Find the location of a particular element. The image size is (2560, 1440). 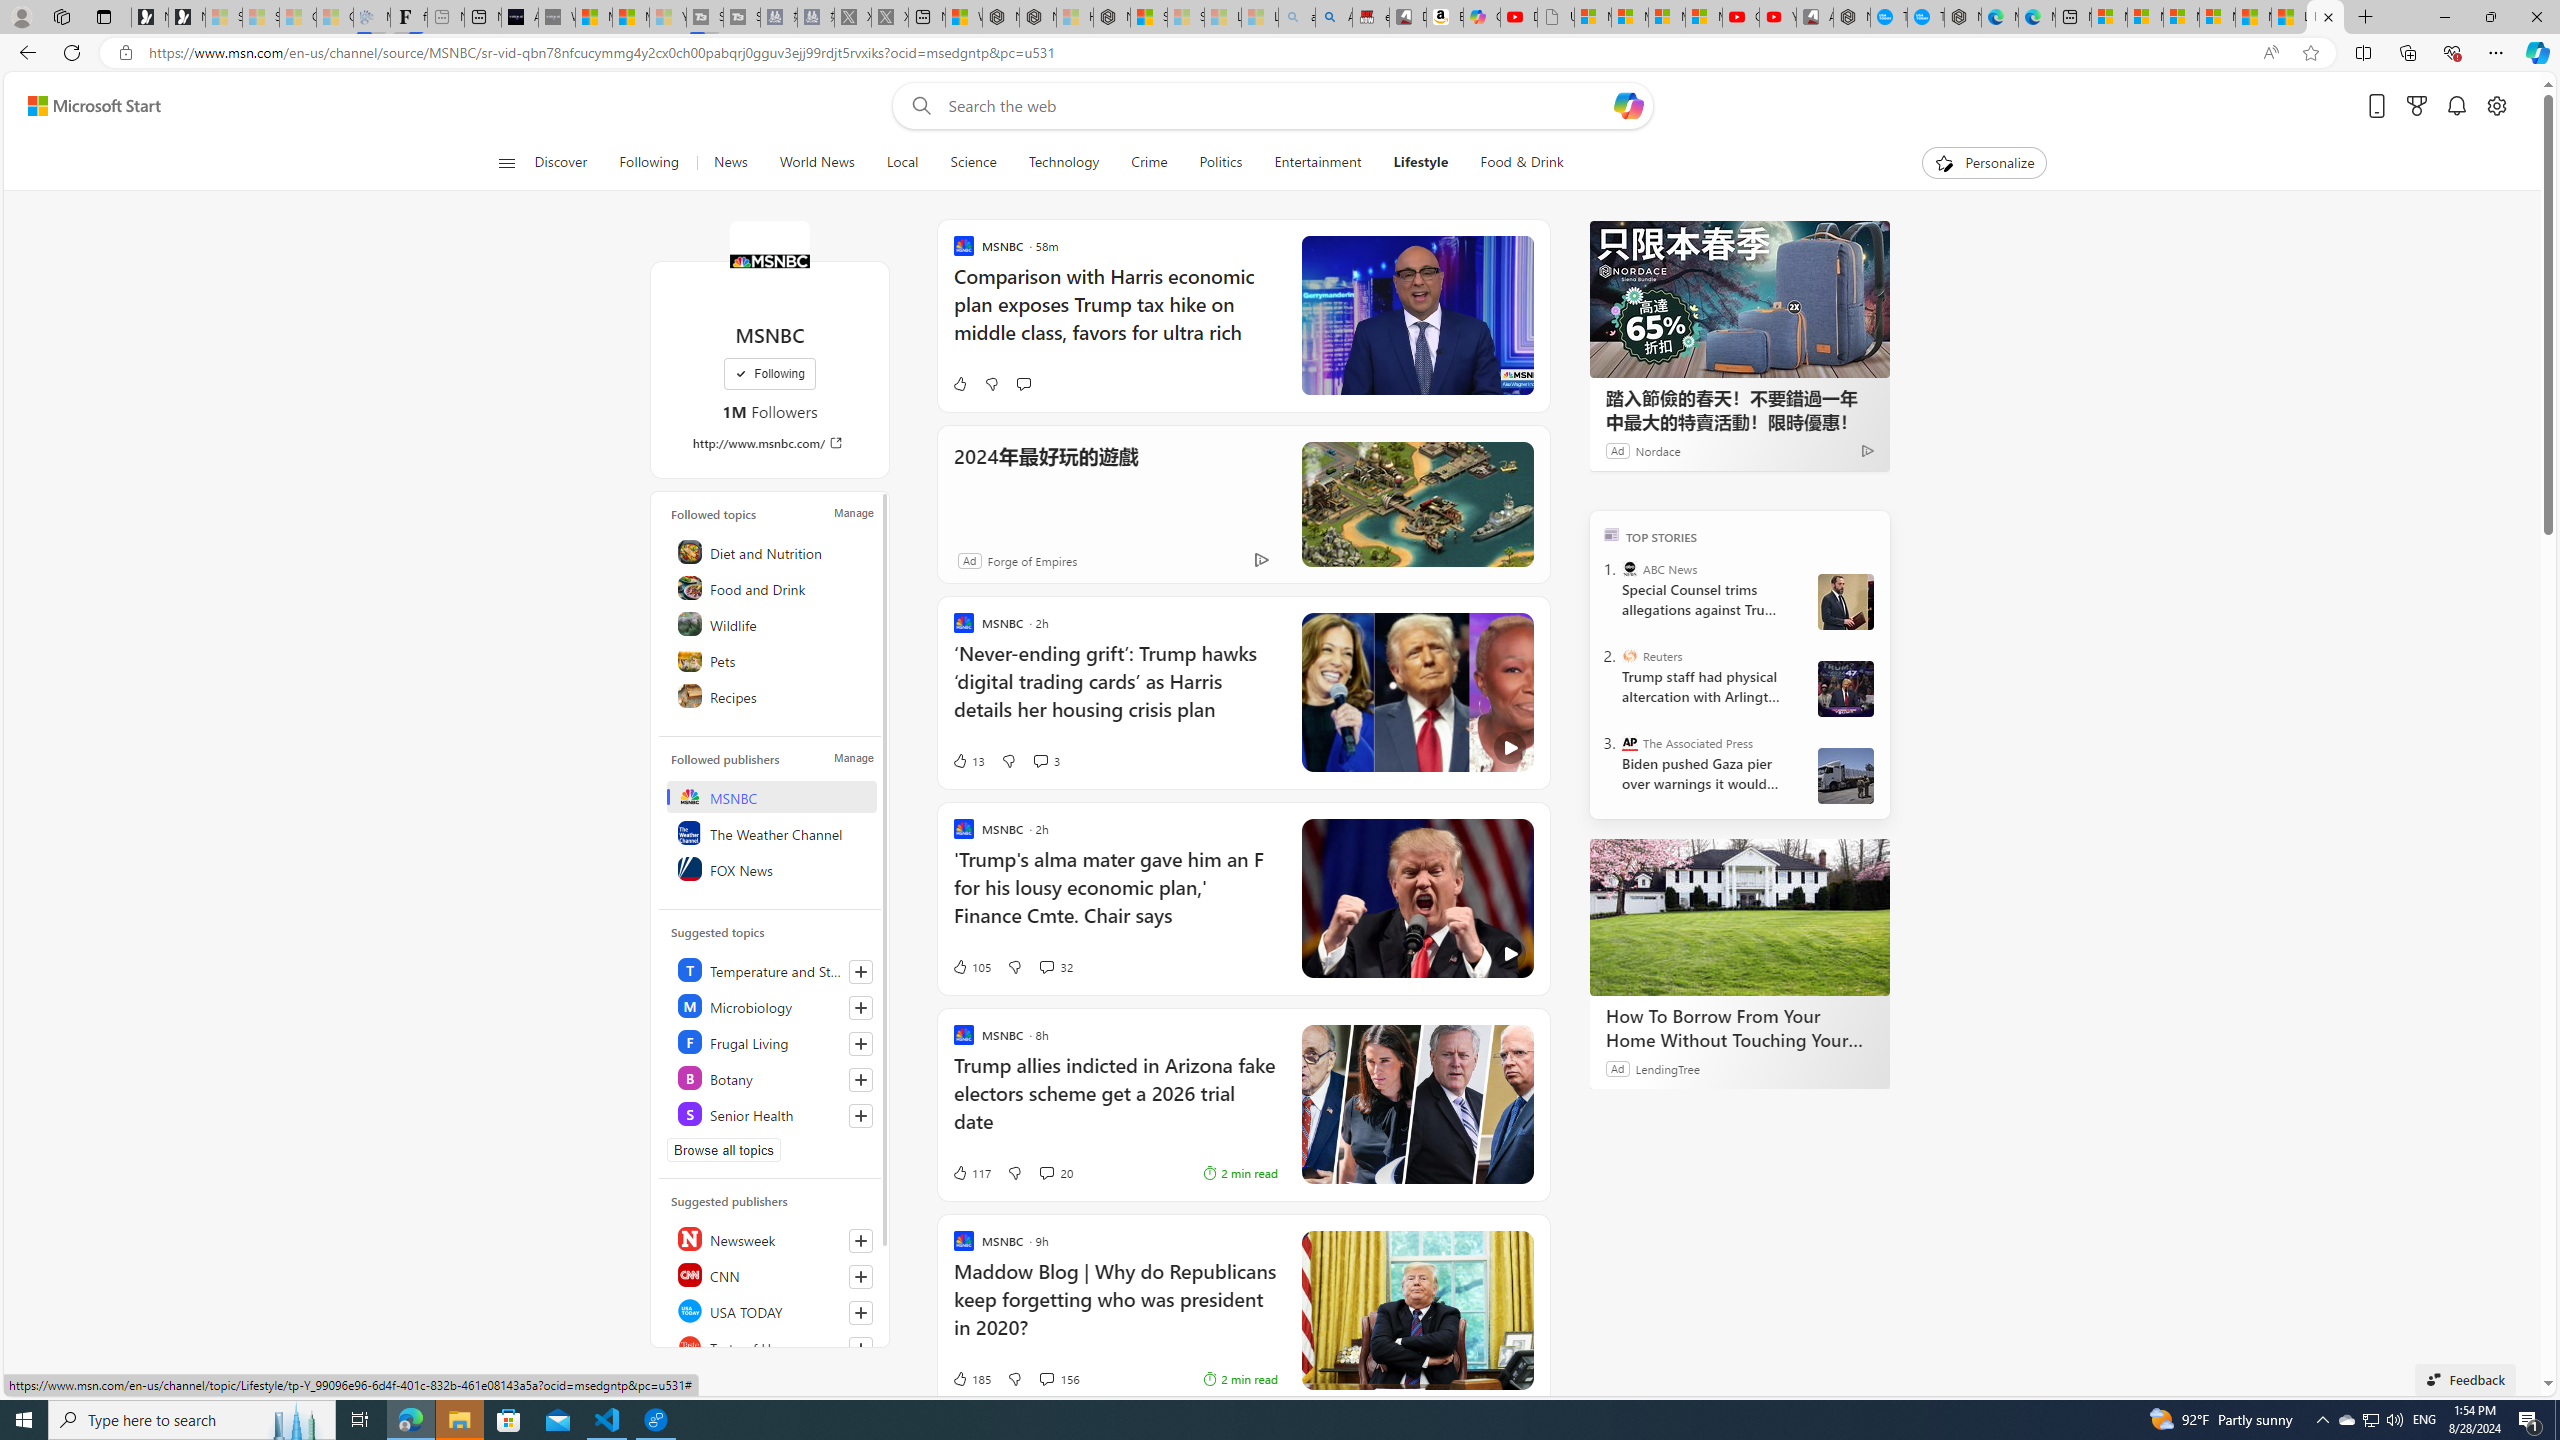

'MSNBC' is located at coordinates (773, 796).